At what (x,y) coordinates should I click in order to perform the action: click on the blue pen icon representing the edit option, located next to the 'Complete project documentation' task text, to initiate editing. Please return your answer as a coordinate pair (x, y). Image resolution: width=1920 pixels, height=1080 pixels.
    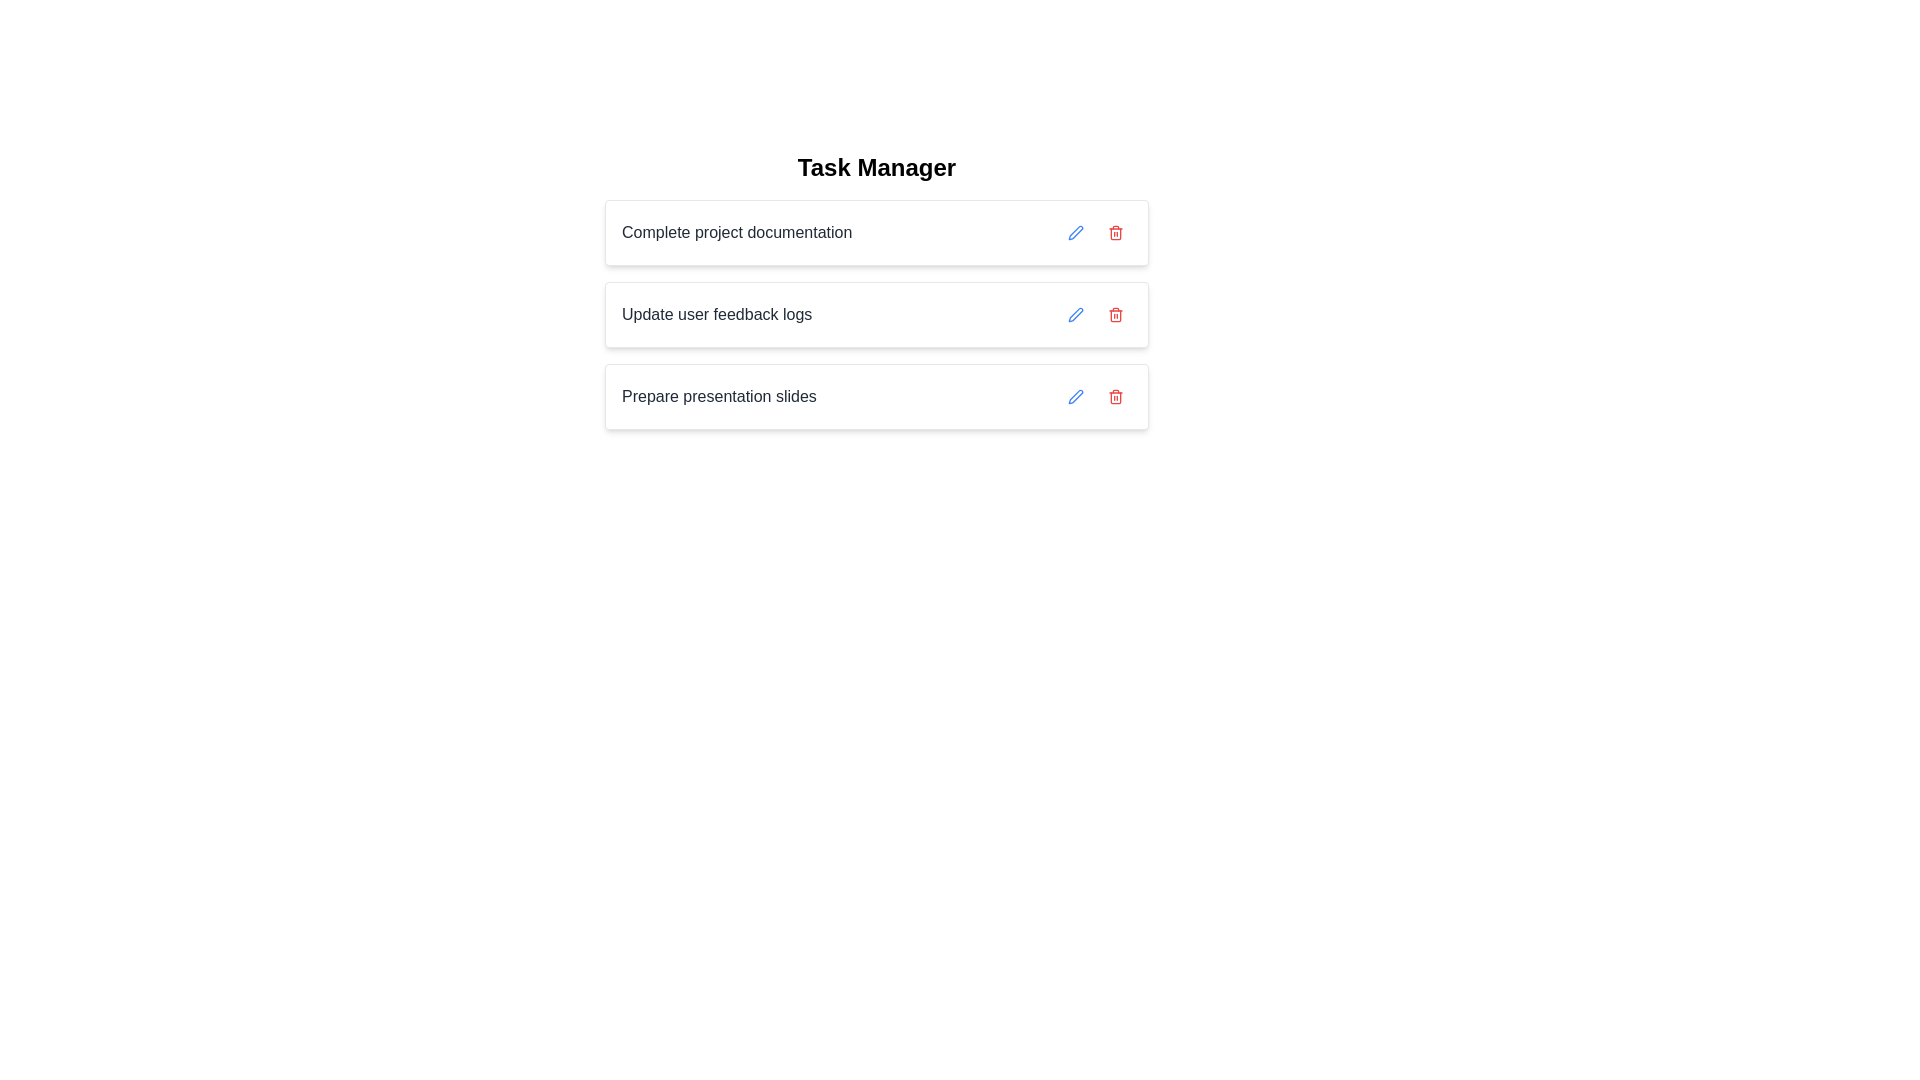
    Looking at the image, I should click on (1074, 315).